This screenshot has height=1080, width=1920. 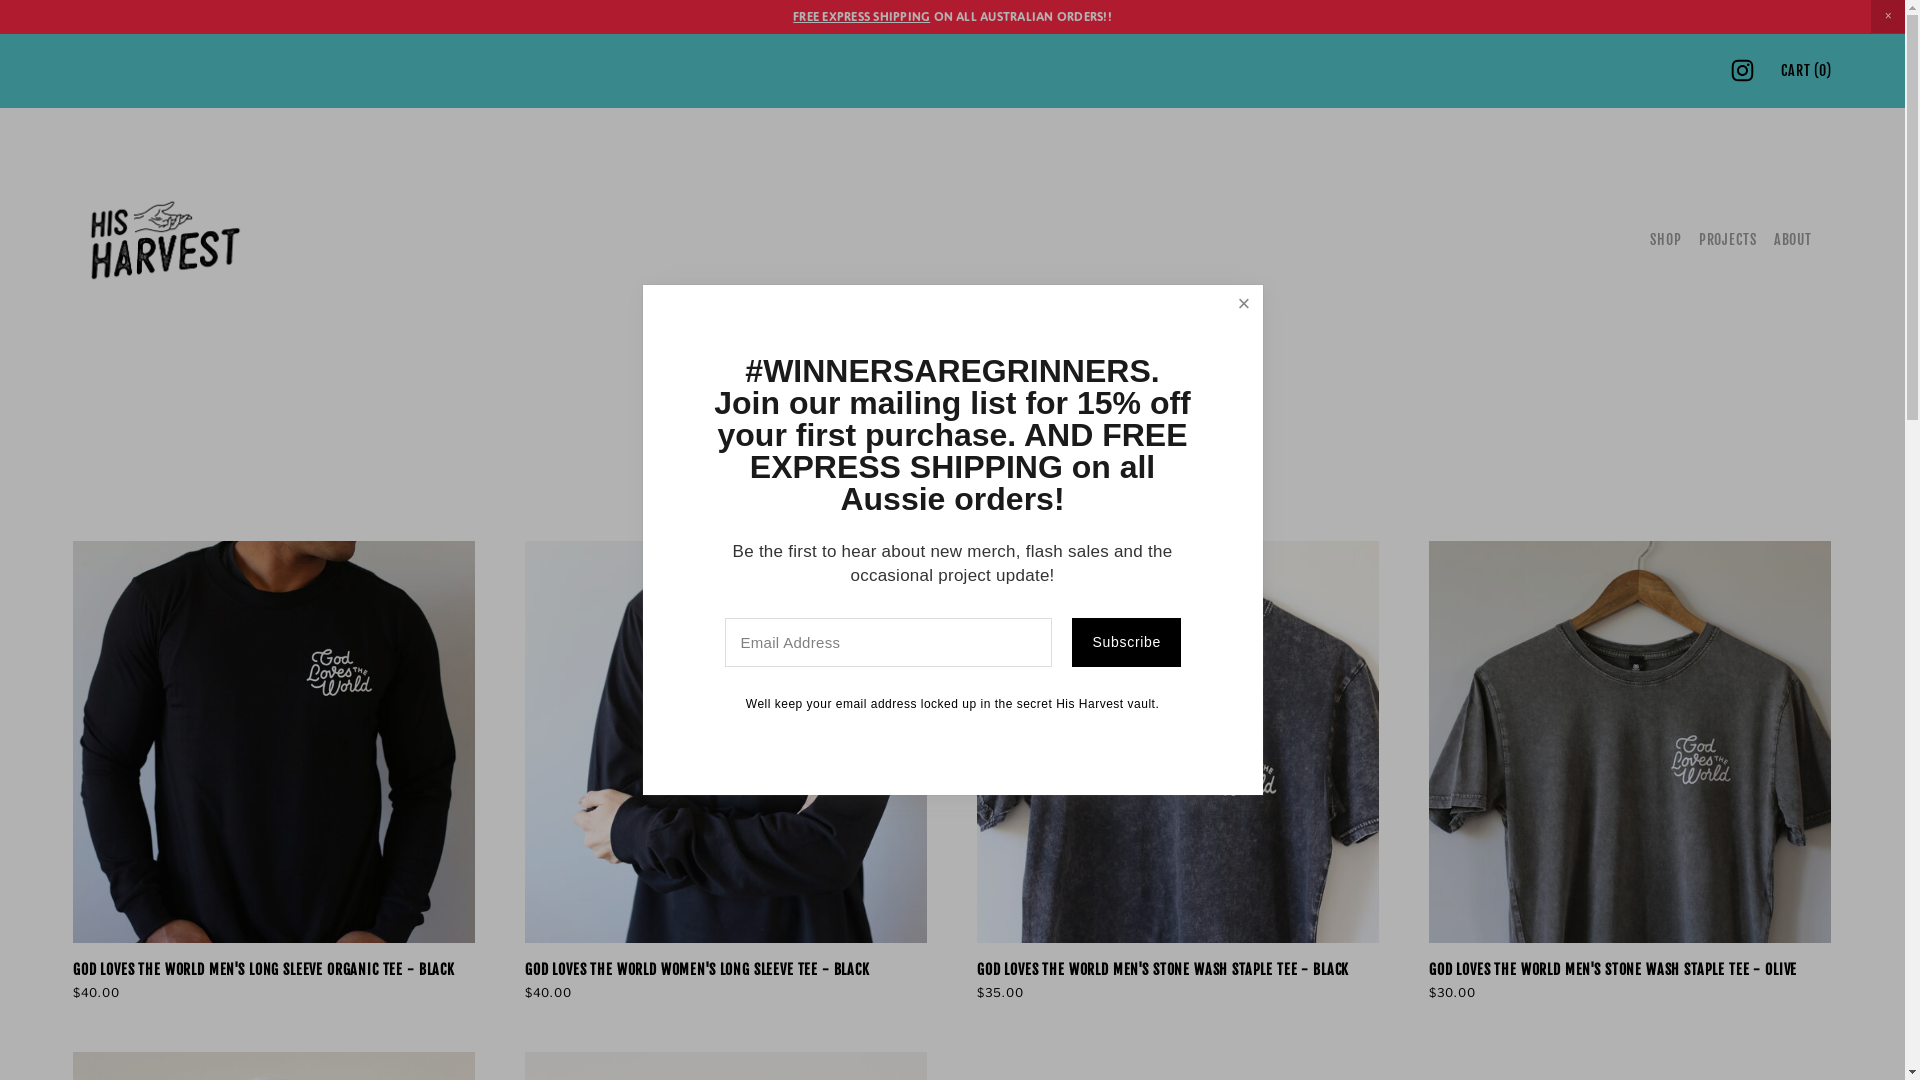 What do you see at coordinates (976, 503) in the screenshot?
I see `'HATS'` at bounding box center [976, 503].